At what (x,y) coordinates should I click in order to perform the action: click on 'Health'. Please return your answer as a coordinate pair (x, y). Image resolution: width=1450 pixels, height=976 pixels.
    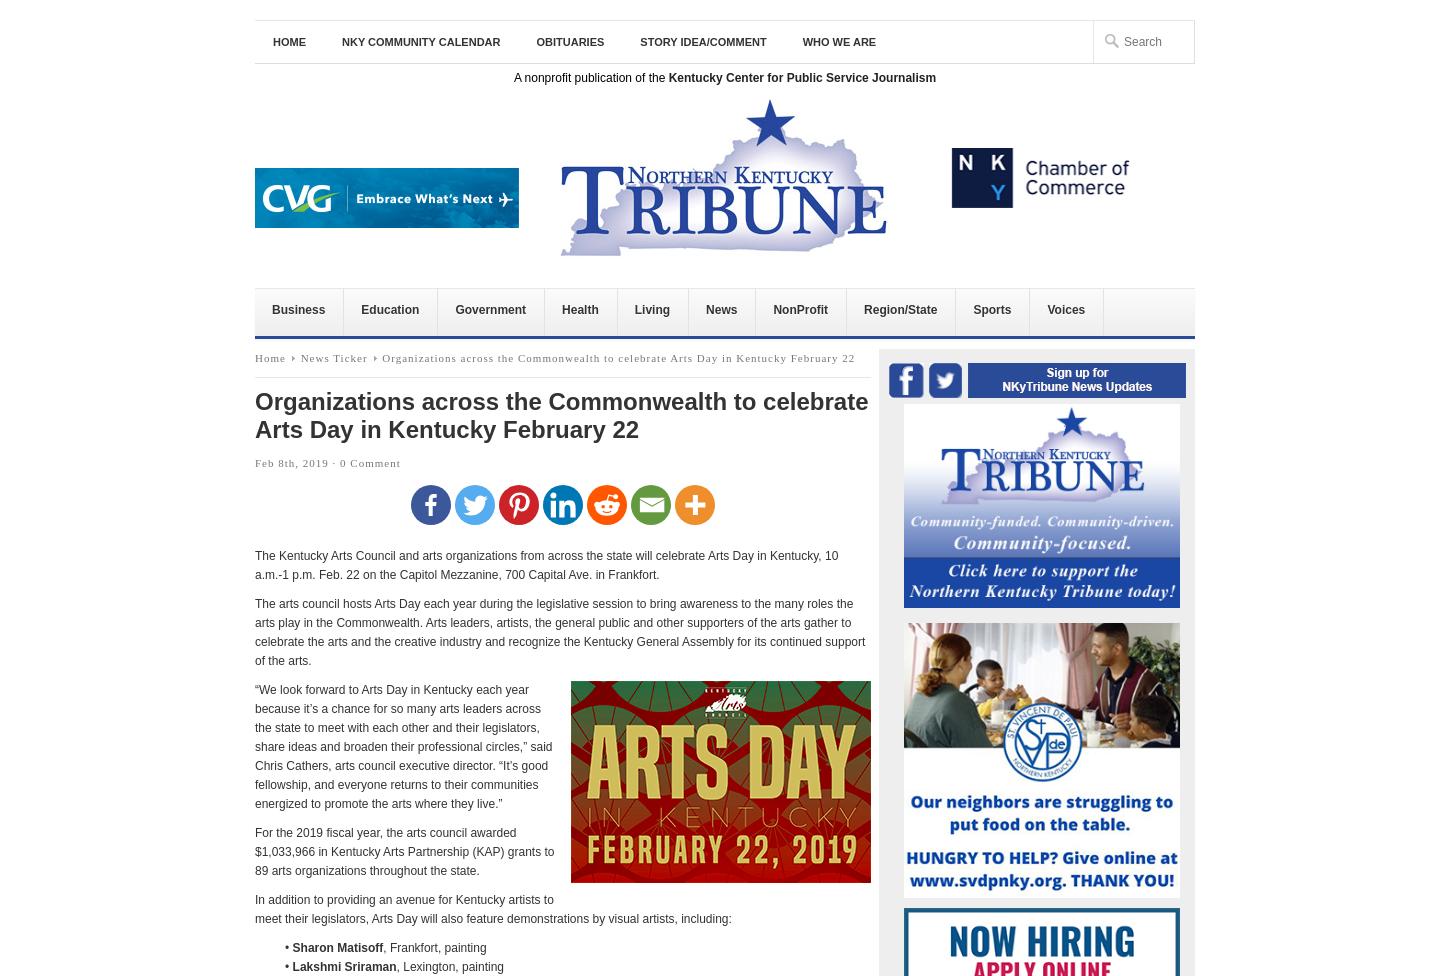
    Looking at the image, I should click on (580, 309).